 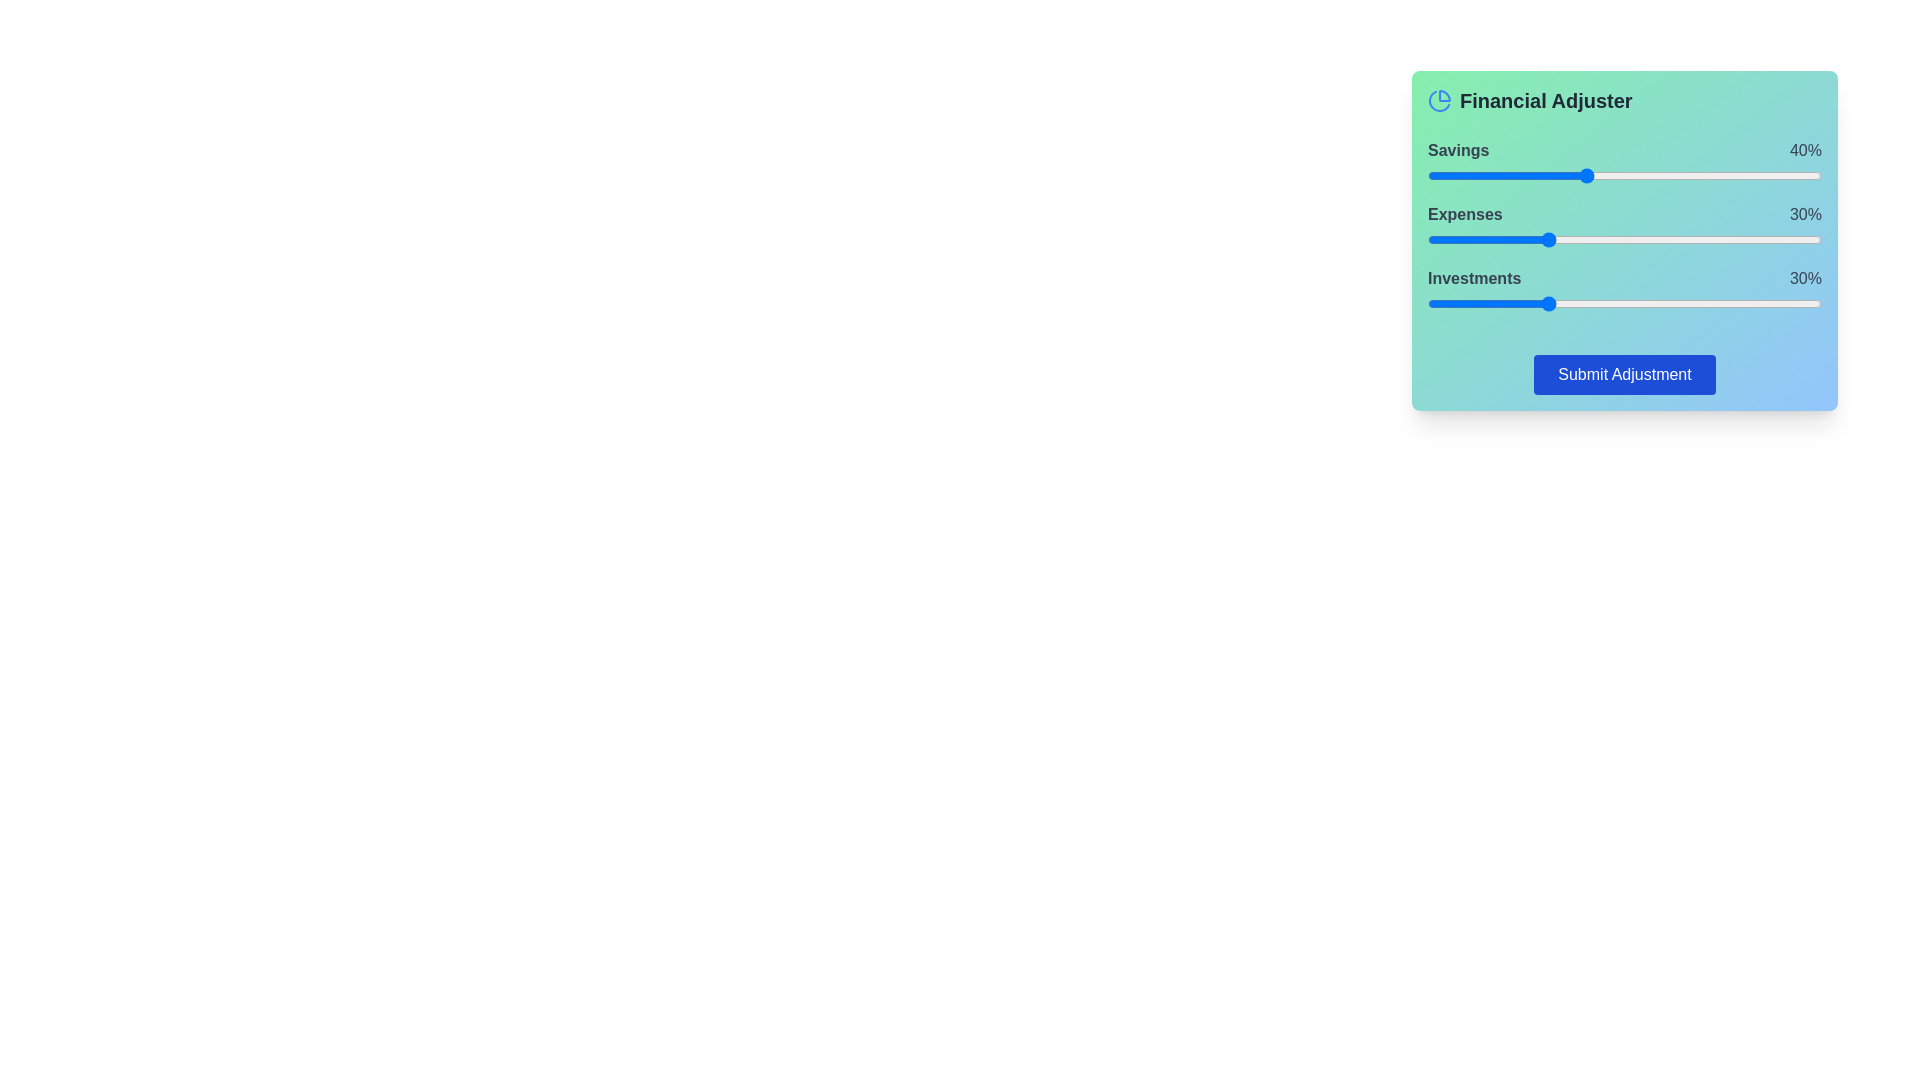 What do you see at coordinates (1564, 304) in the screenshot?
I see `the Investments slider to set the percentage to 35` at bounding box center [1564, 304].